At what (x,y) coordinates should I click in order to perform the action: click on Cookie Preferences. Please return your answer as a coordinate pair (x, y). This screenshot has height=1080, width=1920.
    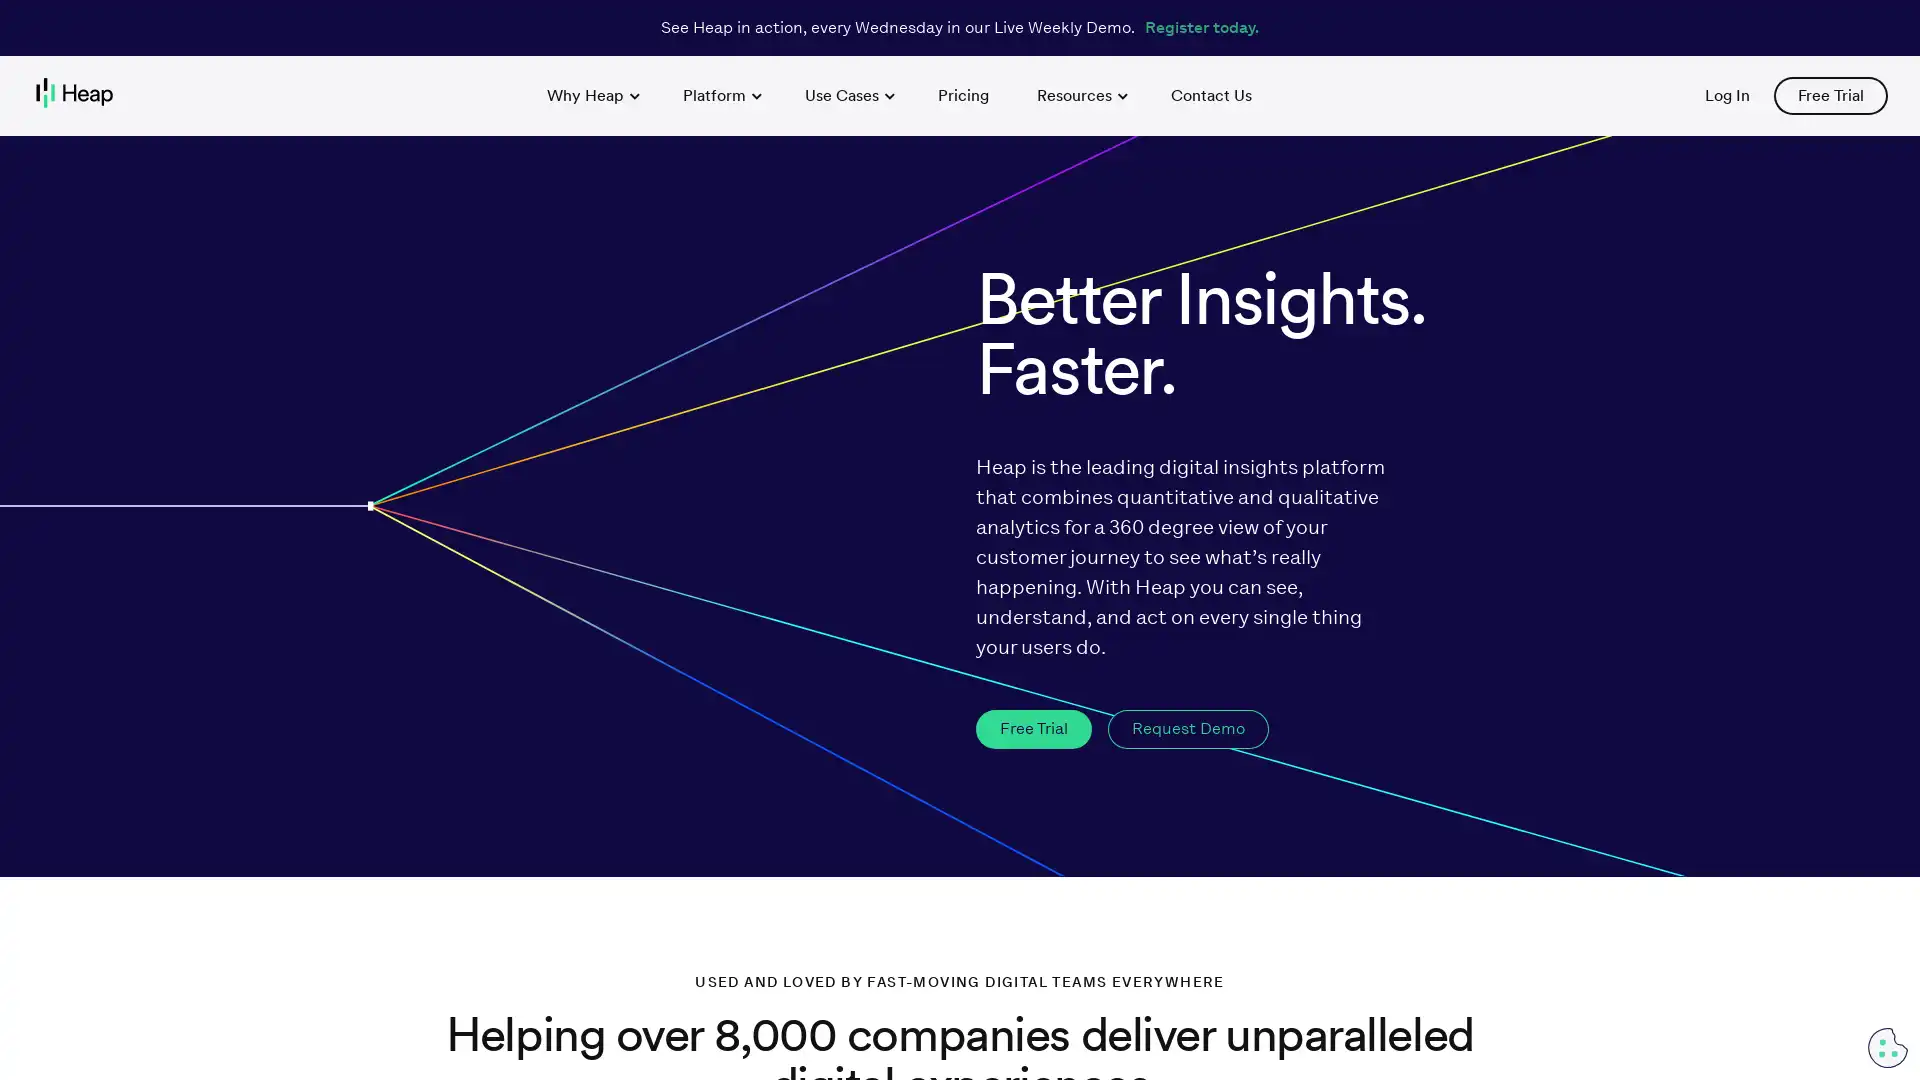
    Looking at the image, I should click on (1886, 1047).